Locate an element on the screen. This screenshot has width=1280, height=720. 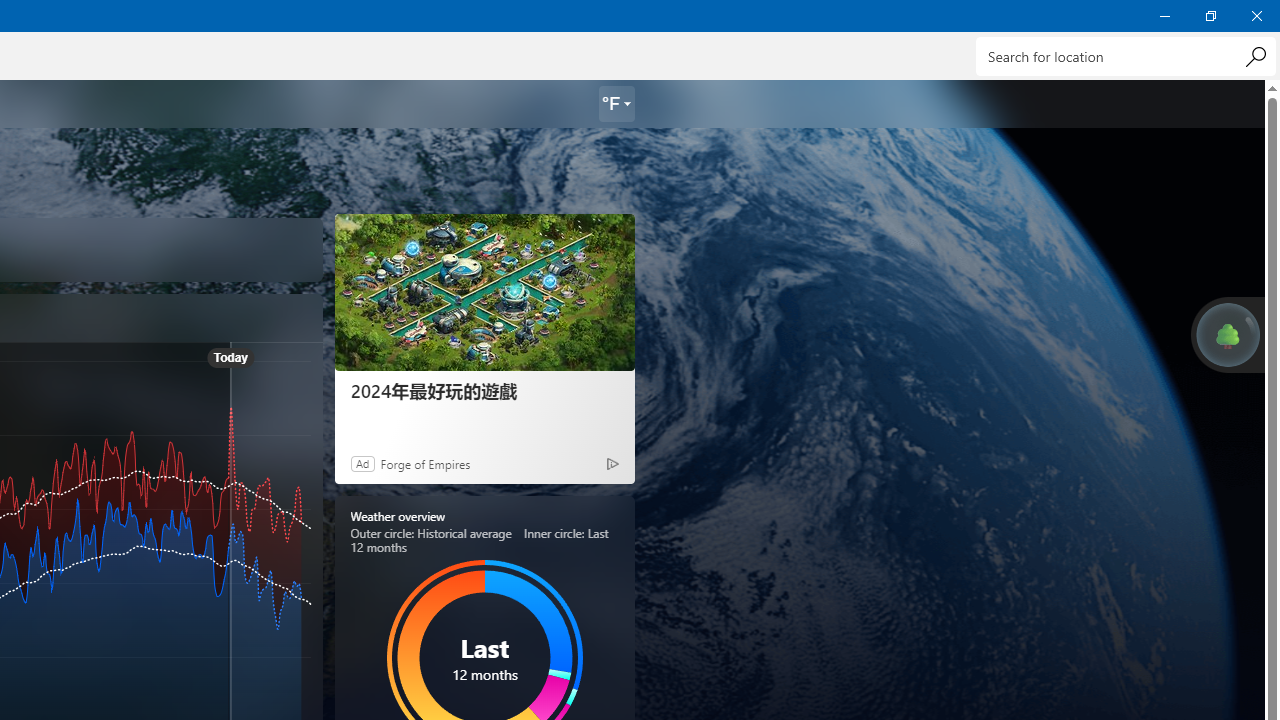
'Search for location' is located at coordinates (1125, 55).